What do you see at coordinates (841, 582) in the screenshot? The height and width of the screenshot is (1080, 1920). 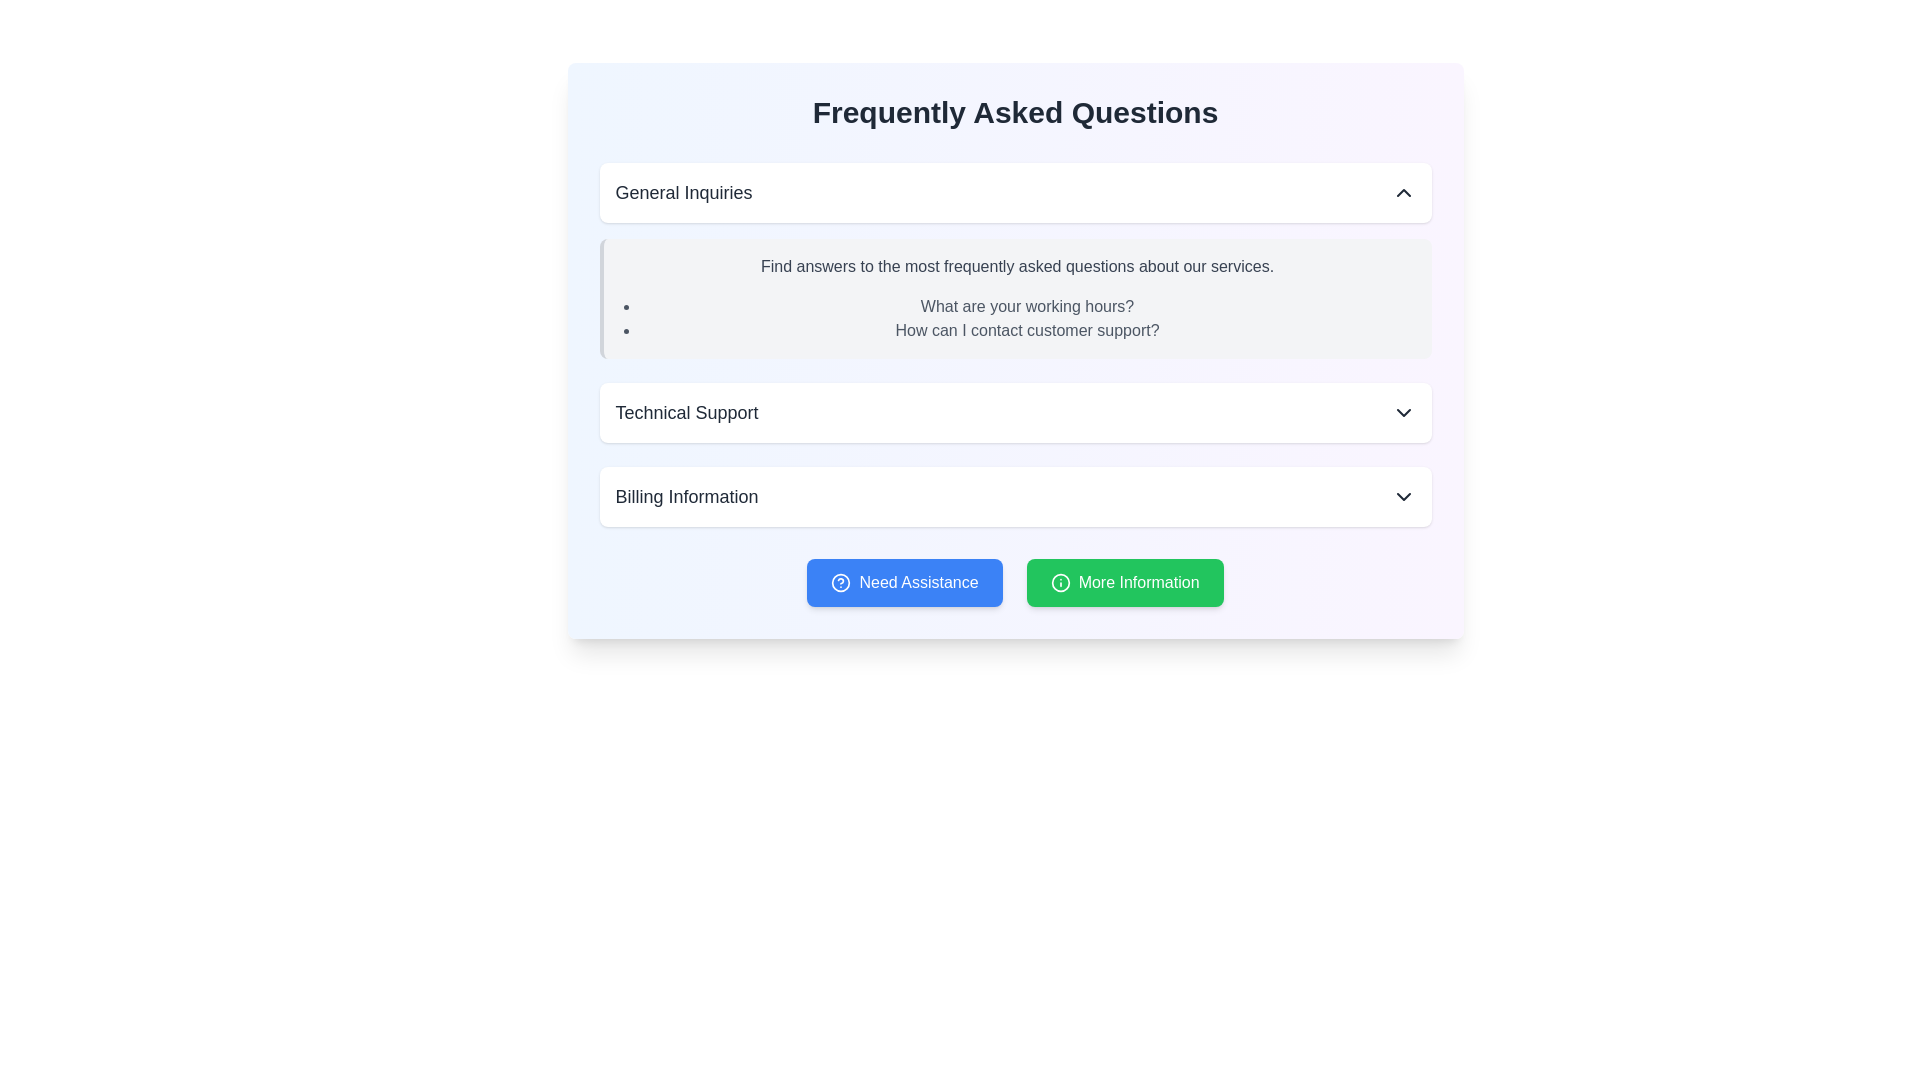 I see `the 'Need Assistance' button by interacting with the help icon located within it` at bounding box center [841, 582].